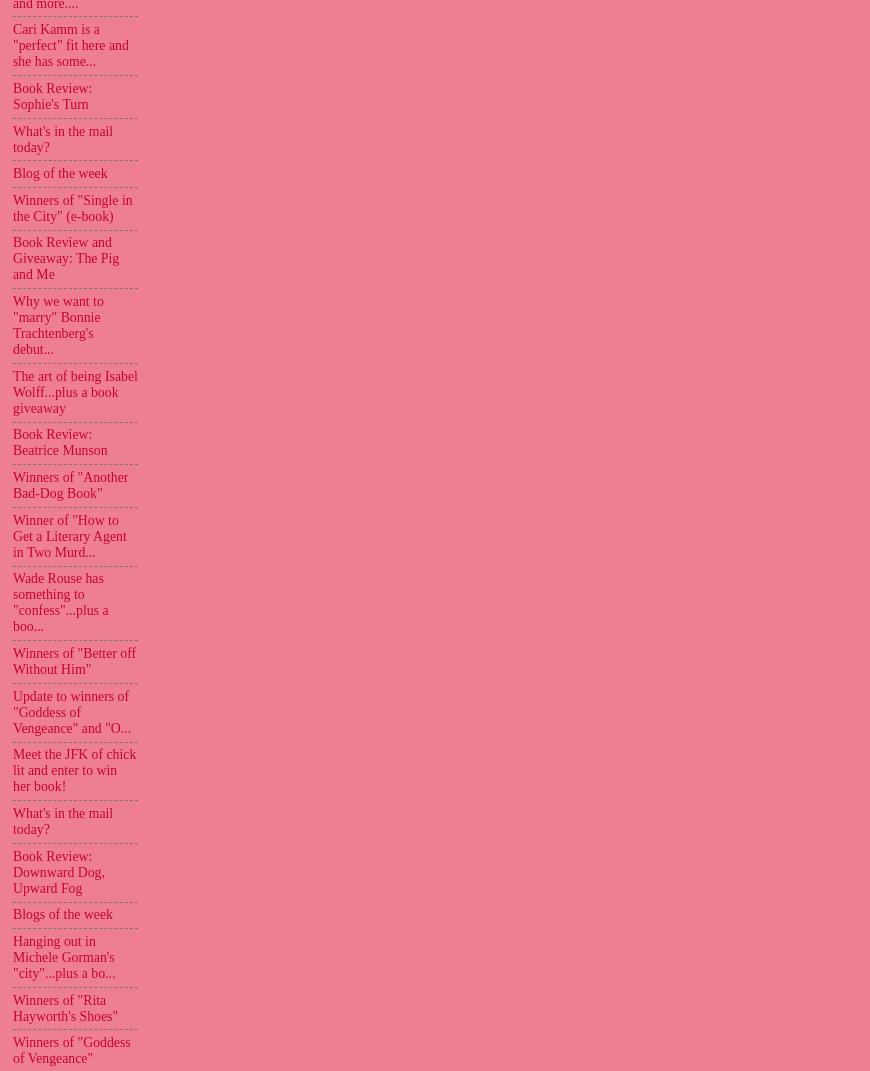  I want to click on 'Why we want to "marry" Bonnie Trachtenberg's debut...', so click(57, 324).